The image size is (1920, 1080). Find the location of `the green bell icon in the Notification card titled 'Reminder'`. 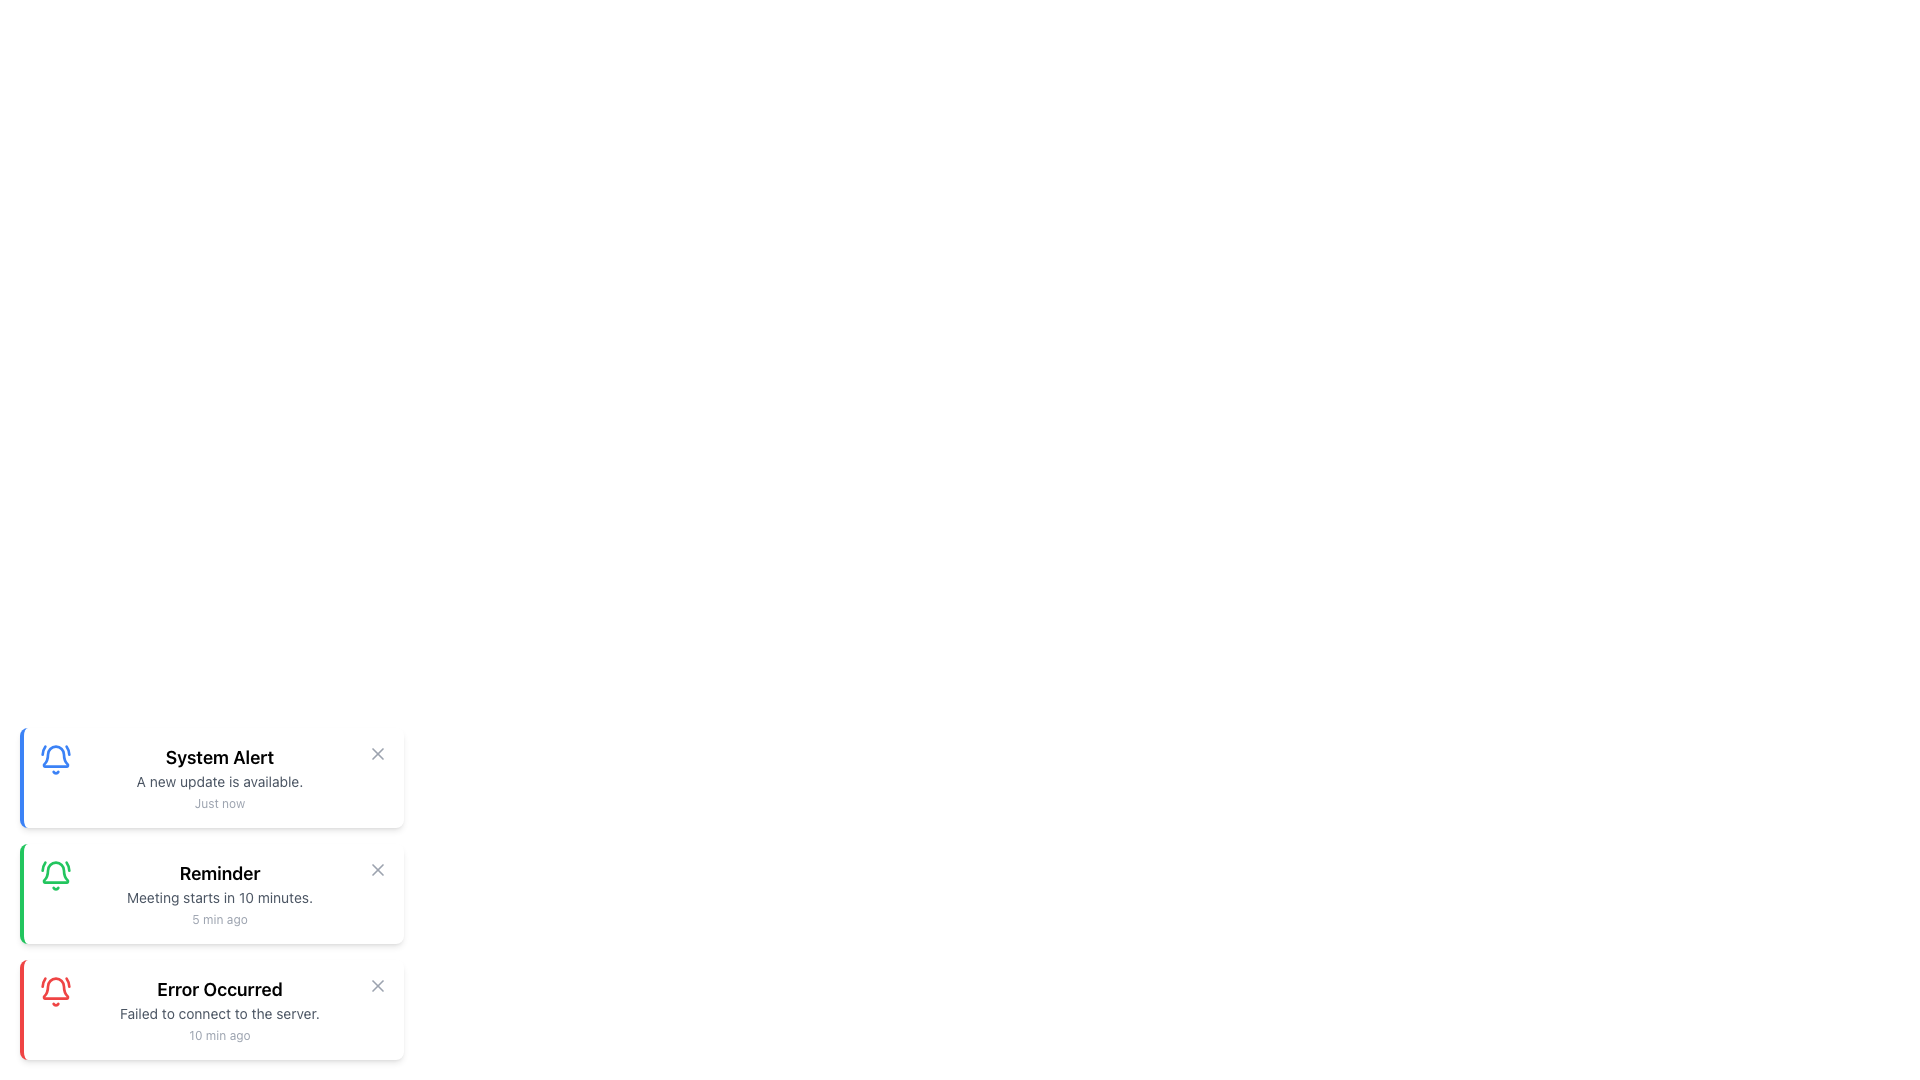

the green bell icon in the Notification card titled 'Reminder' is located at coordinates (211, 893).